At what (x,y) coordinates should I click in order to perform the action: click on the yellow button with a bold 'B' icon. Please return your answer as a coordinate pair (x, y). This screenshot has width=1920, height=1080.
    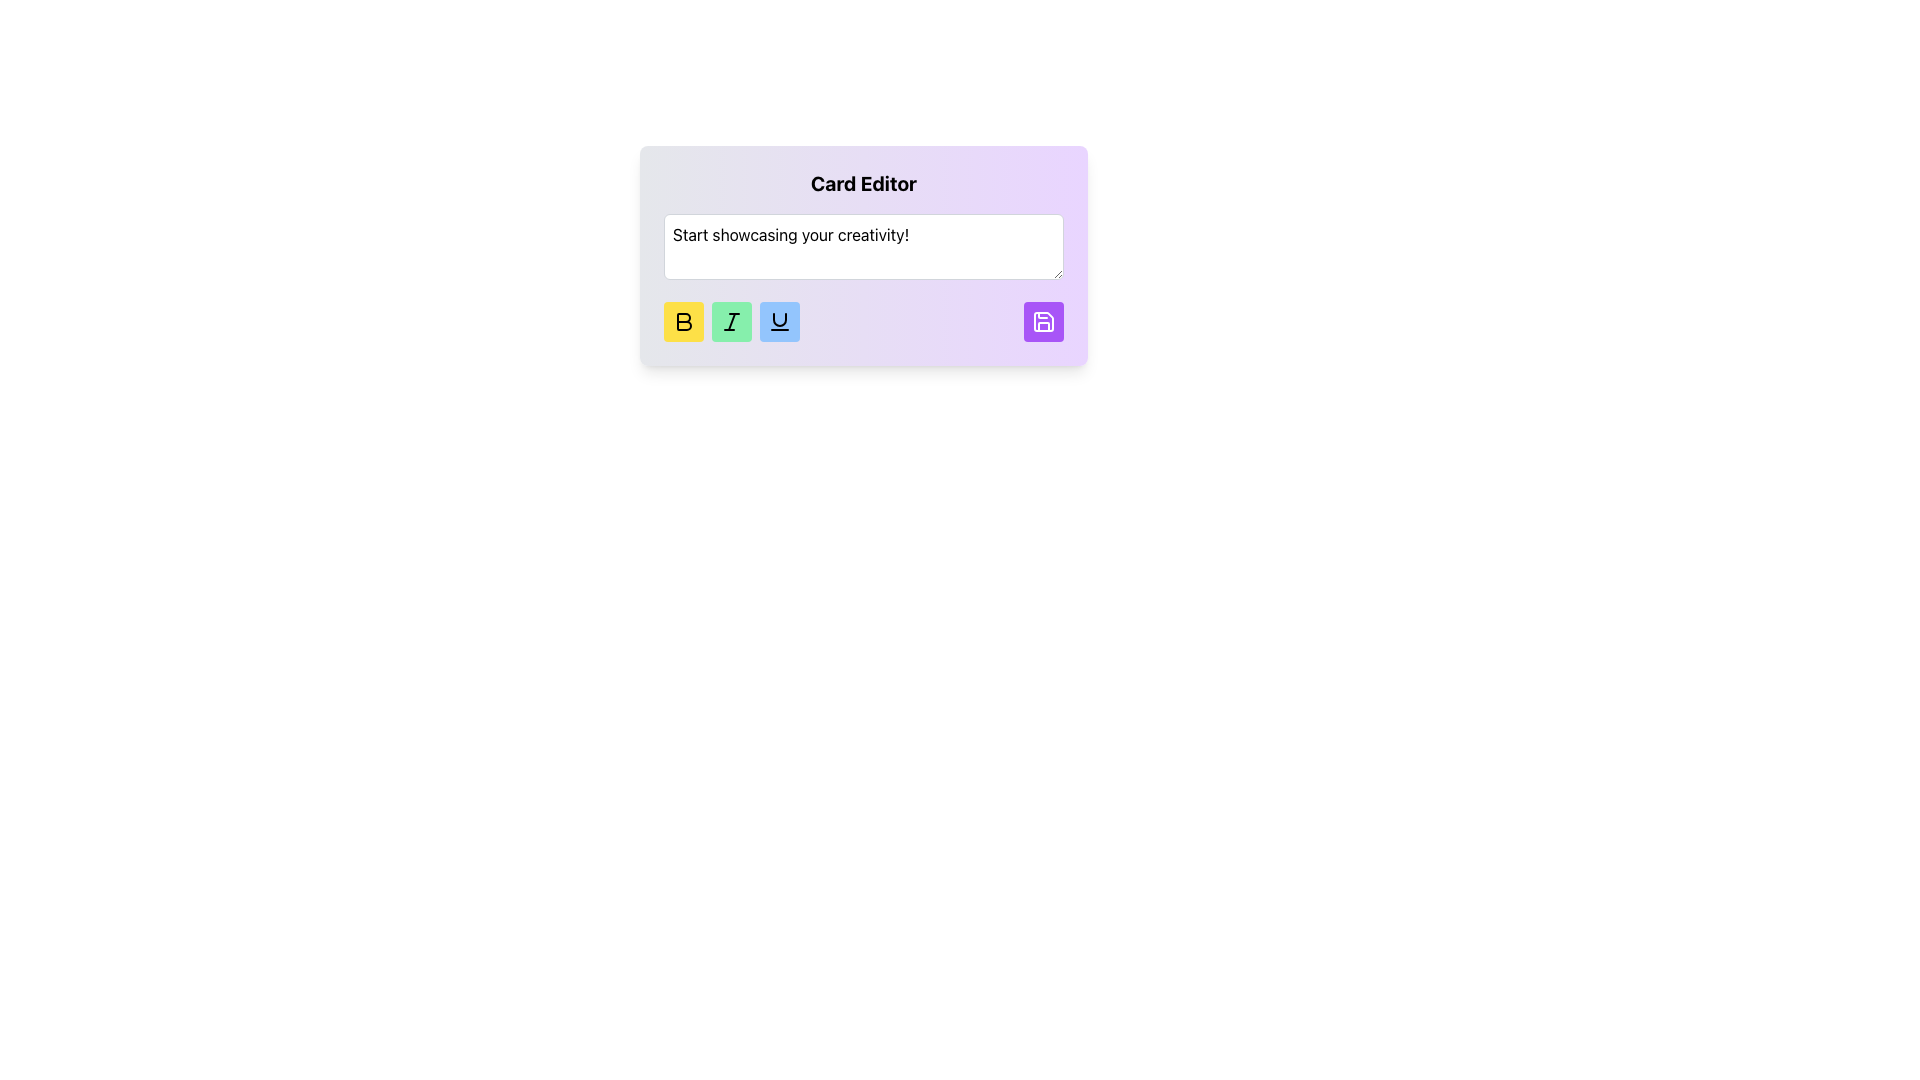
    Looking at the image, I should click on (684, 320).